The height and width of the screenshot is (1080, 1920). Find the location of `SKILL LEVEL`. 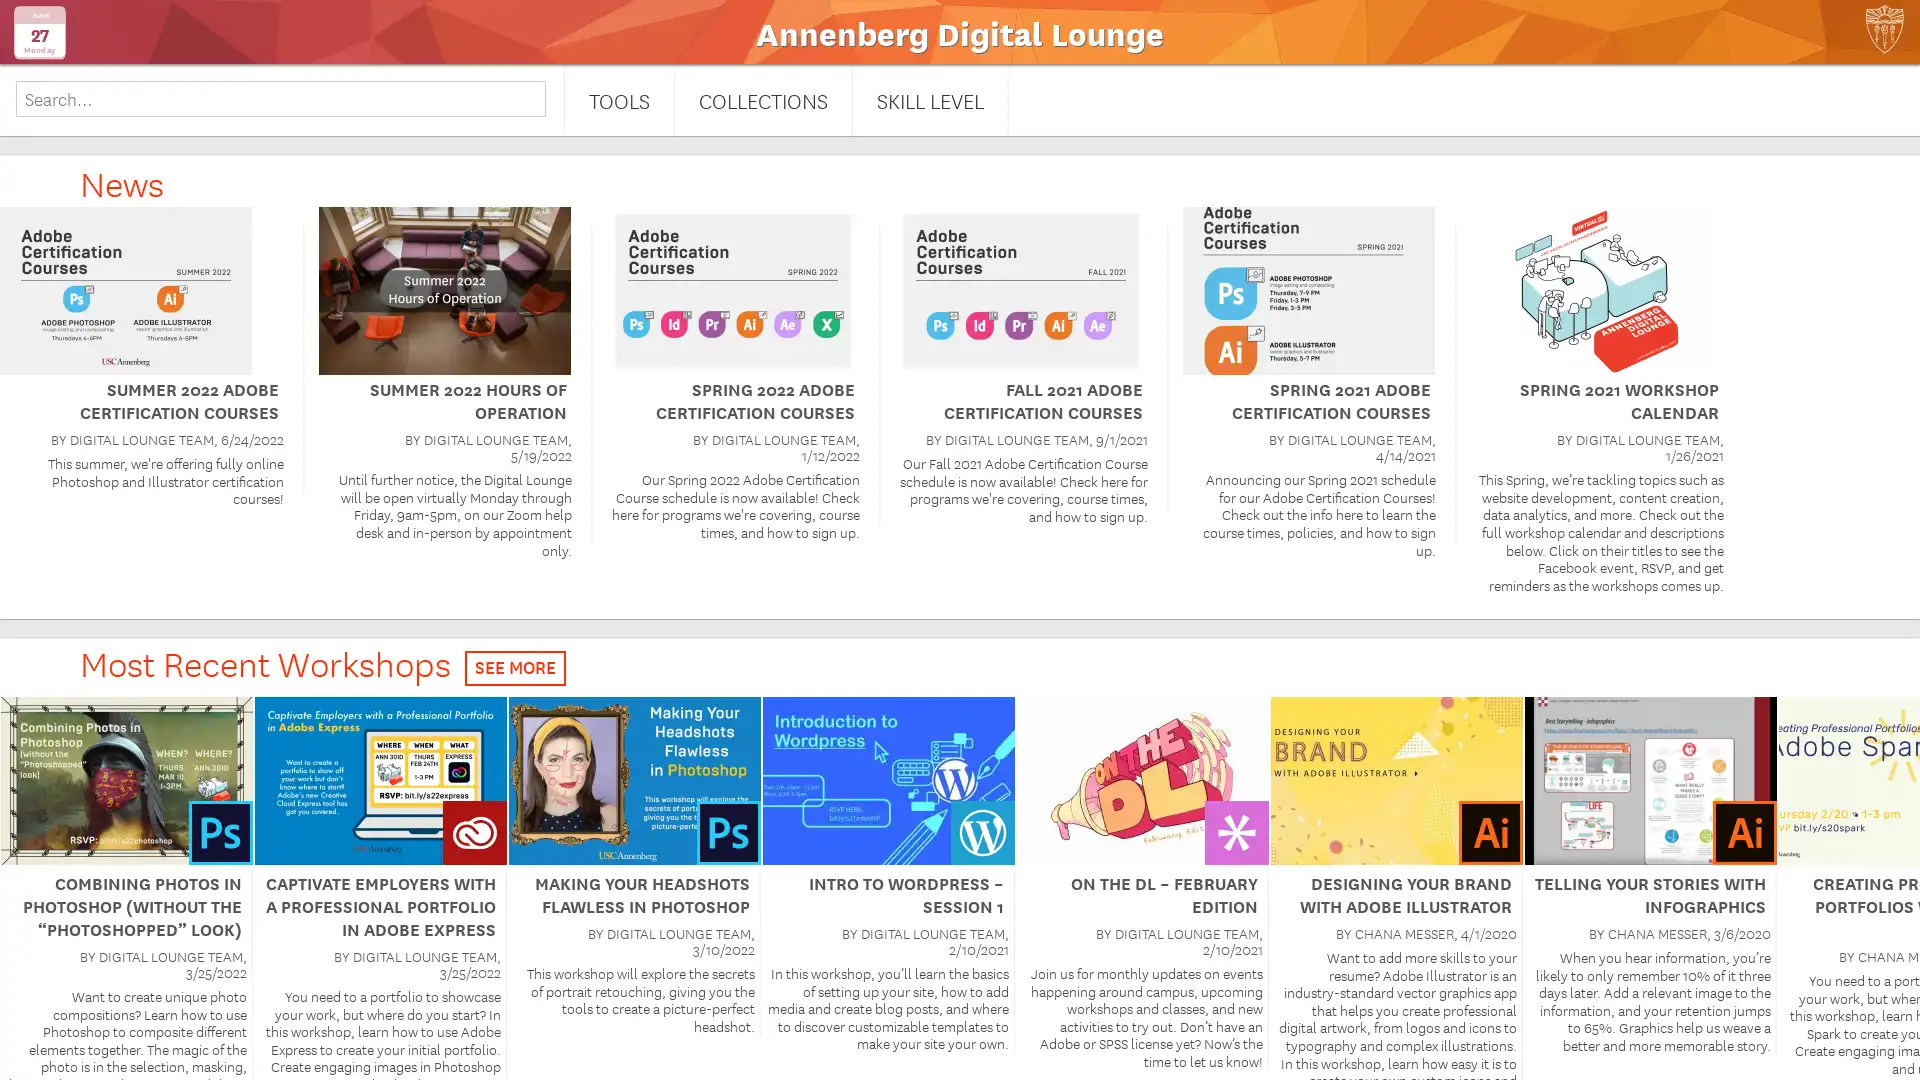

SKILL LEVEL is located at coordinates (929, 100).